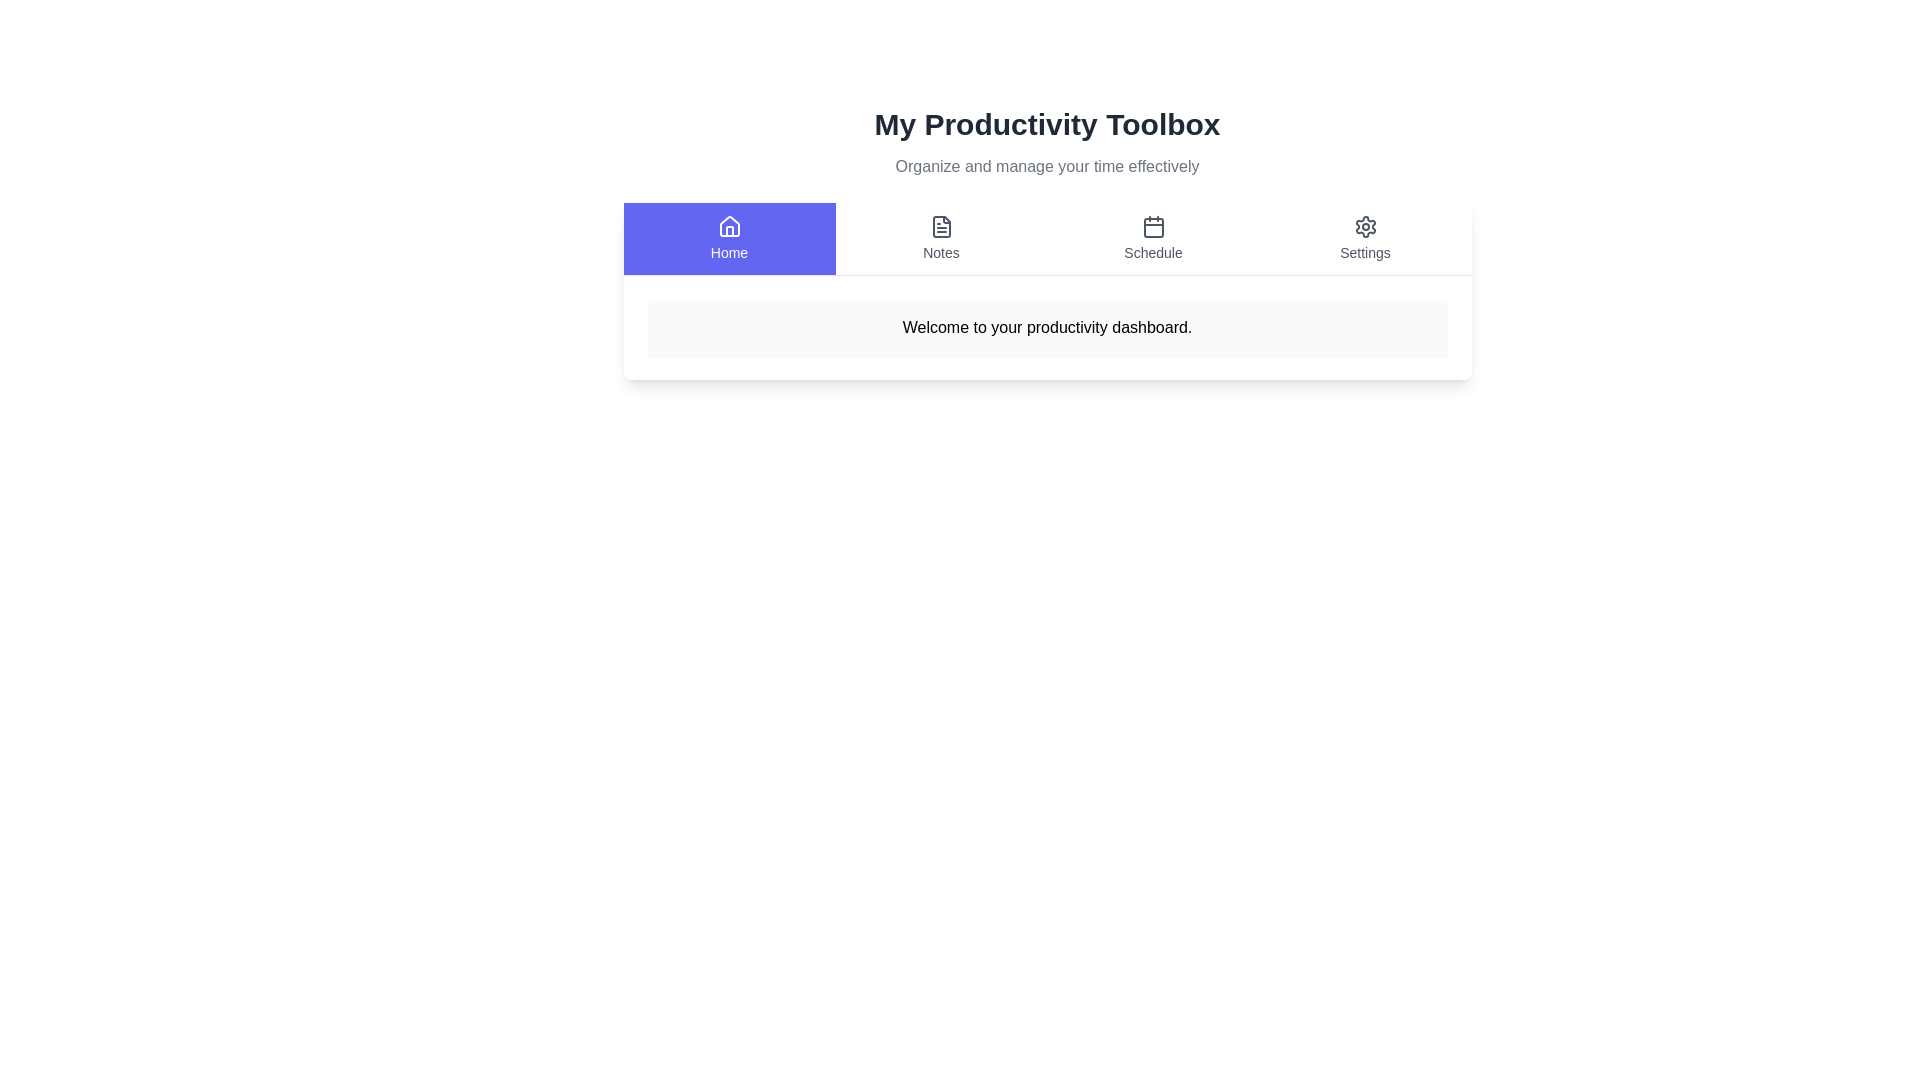 The image size is (1920, 1080). I want to click on the 'Notes' text label, which is styled in a small text size and positioned below a document icon, so click(940, 252).